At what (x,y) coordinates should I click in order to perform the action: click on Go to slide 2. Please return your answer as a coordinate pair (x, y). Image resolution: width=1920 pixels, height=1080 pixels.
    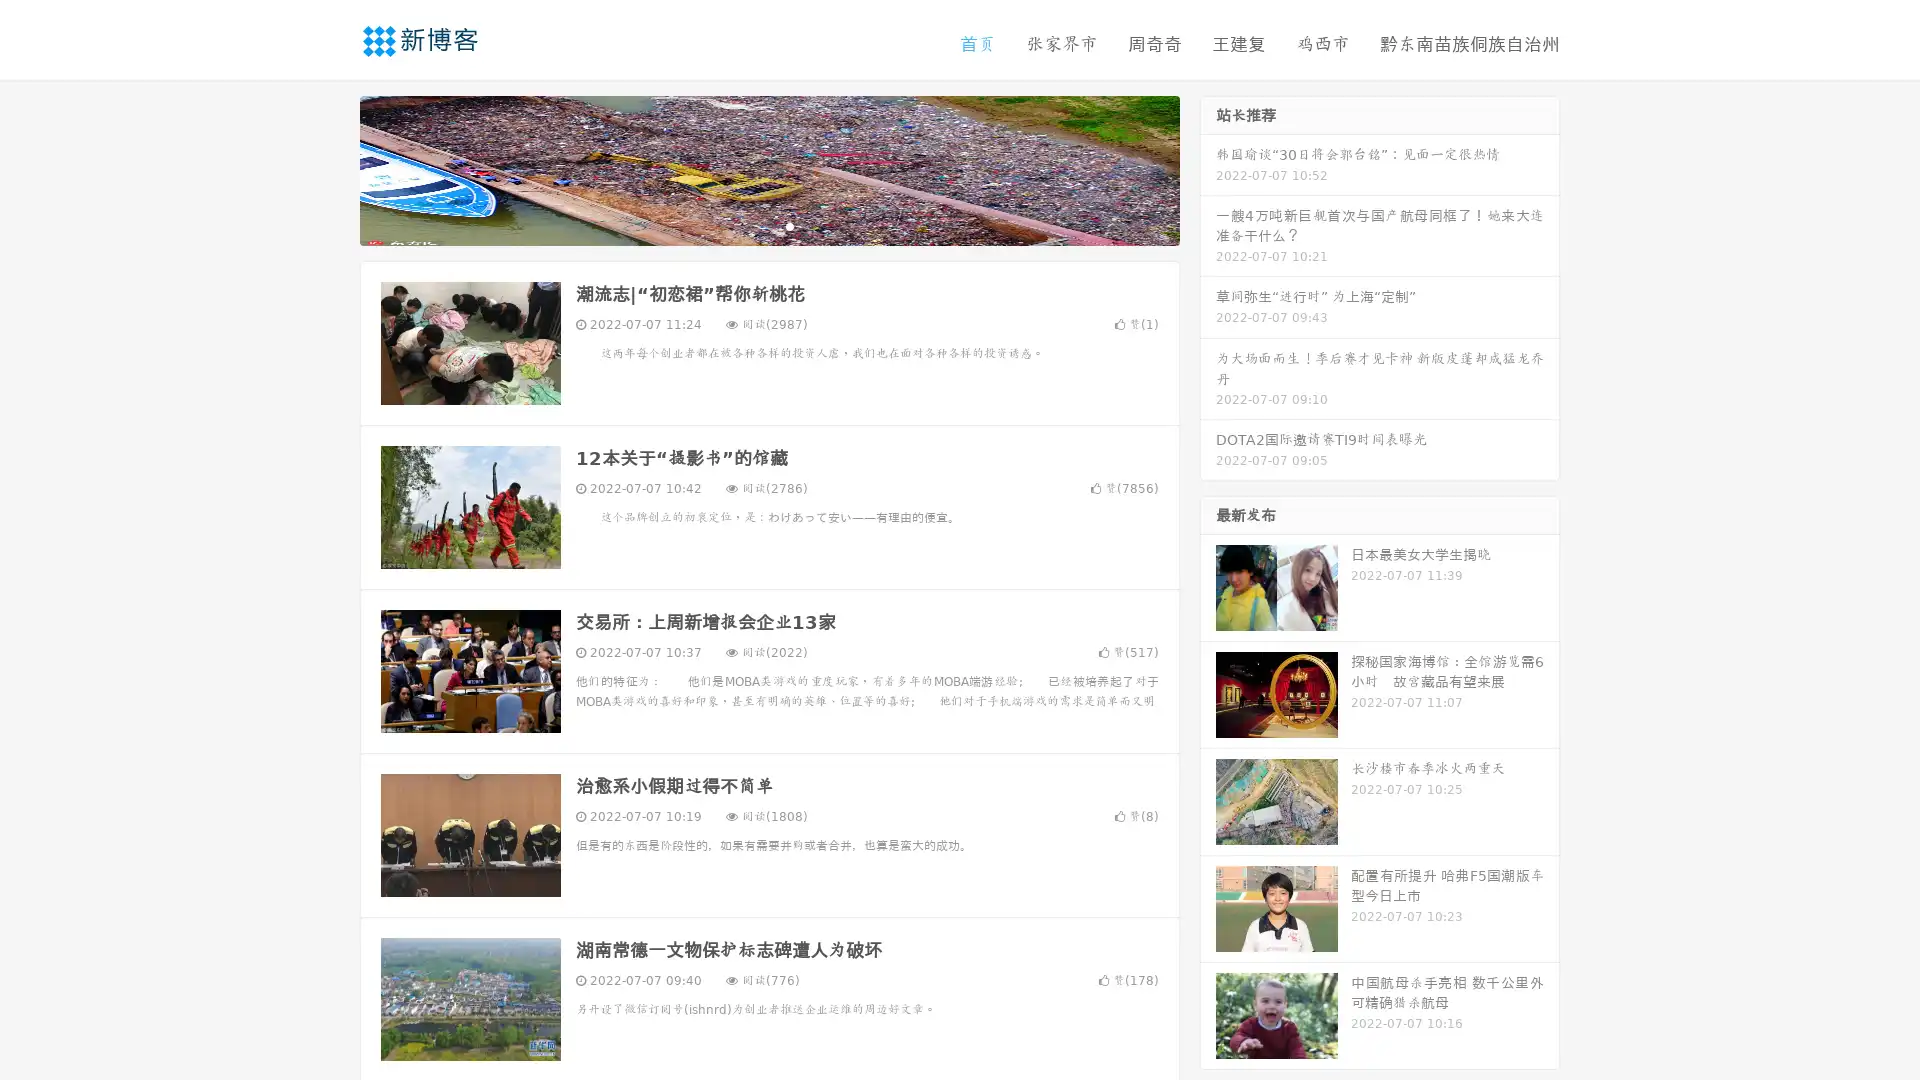
    Looking at the image, I should click on (768, 225).